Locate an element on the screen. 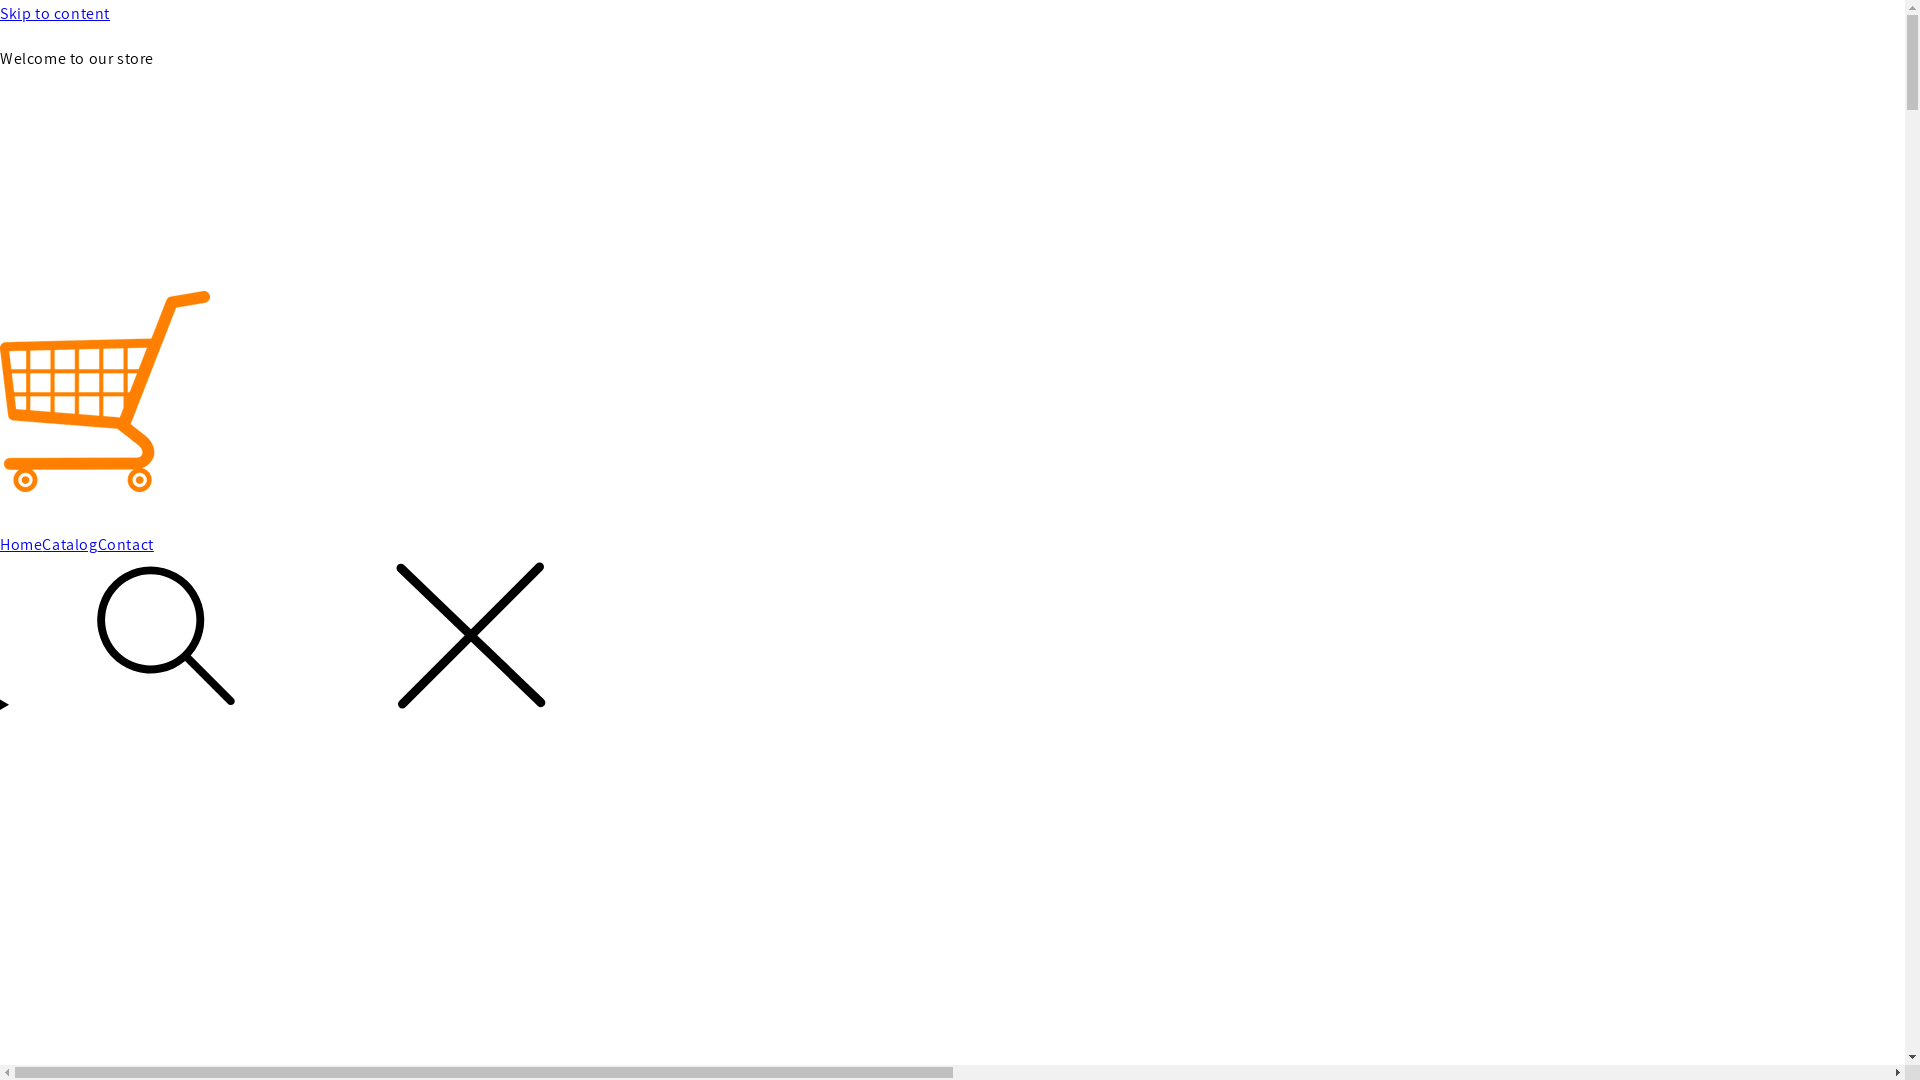  'Skip to content' is located at coordinates (0, 14).